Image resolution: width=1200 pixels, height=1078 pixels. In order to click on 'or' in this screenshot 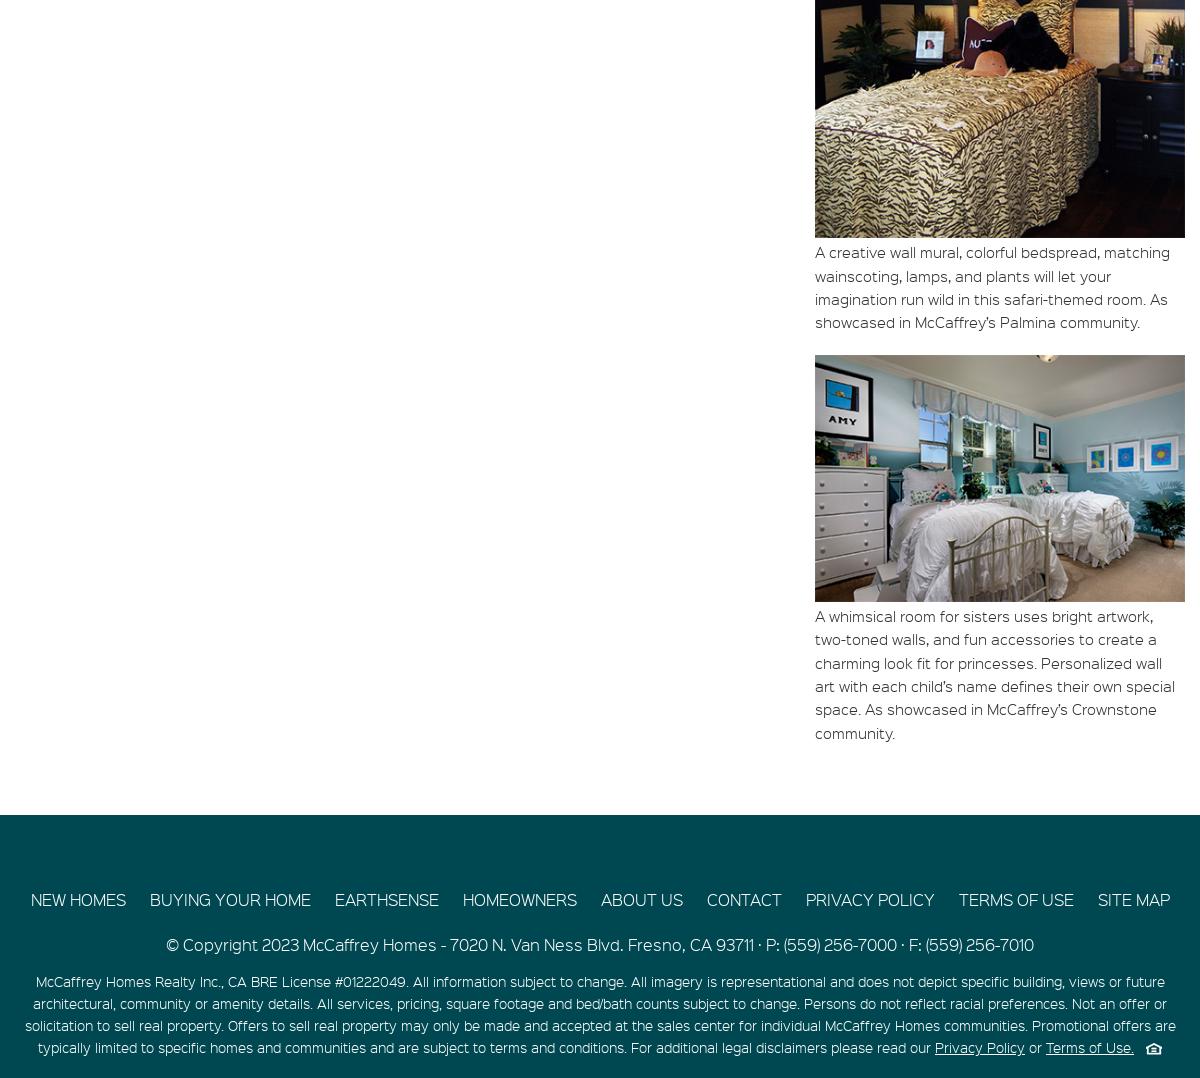, I will do `click(1035, 1046)`.